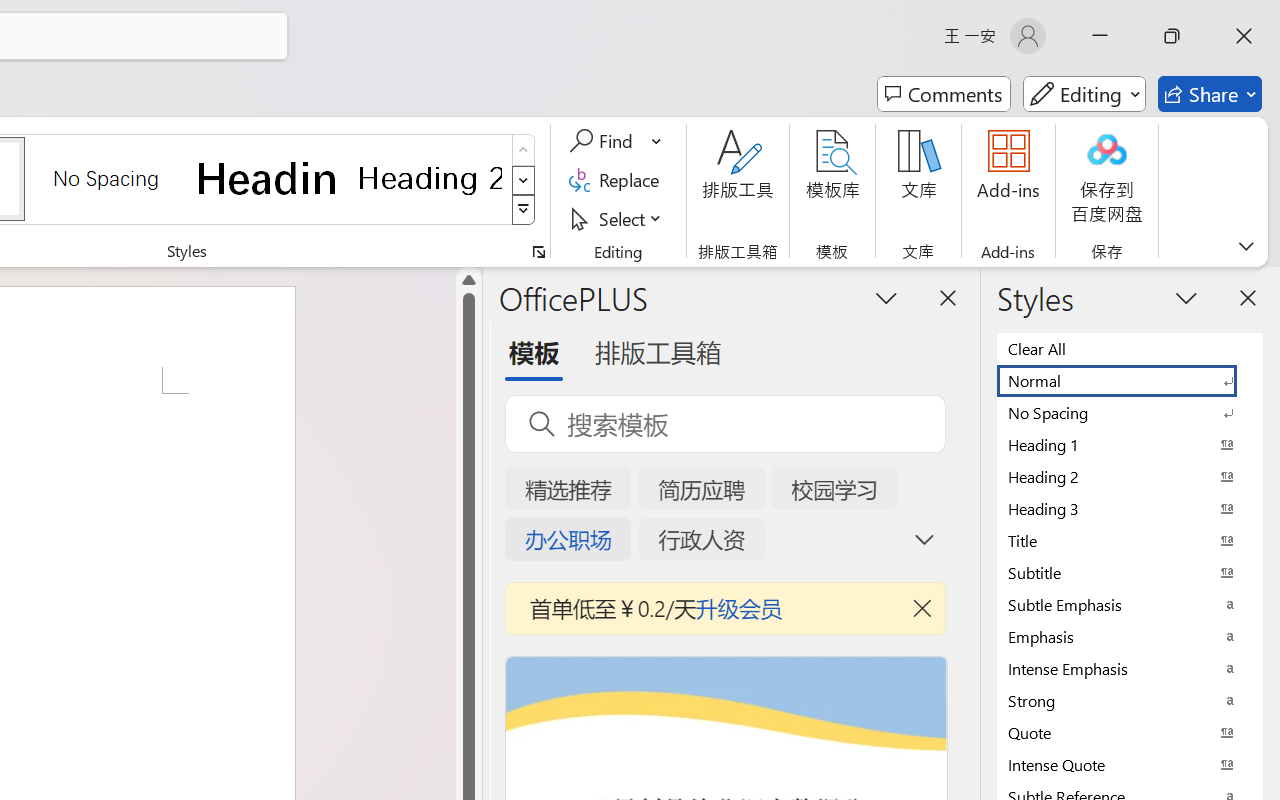 The width and height of the screenshot is (1280, 800). What do you see at coordinates (1172, 35) in the screenshot?
I see `'Restore Down'` at bounding box center [1172, 35].